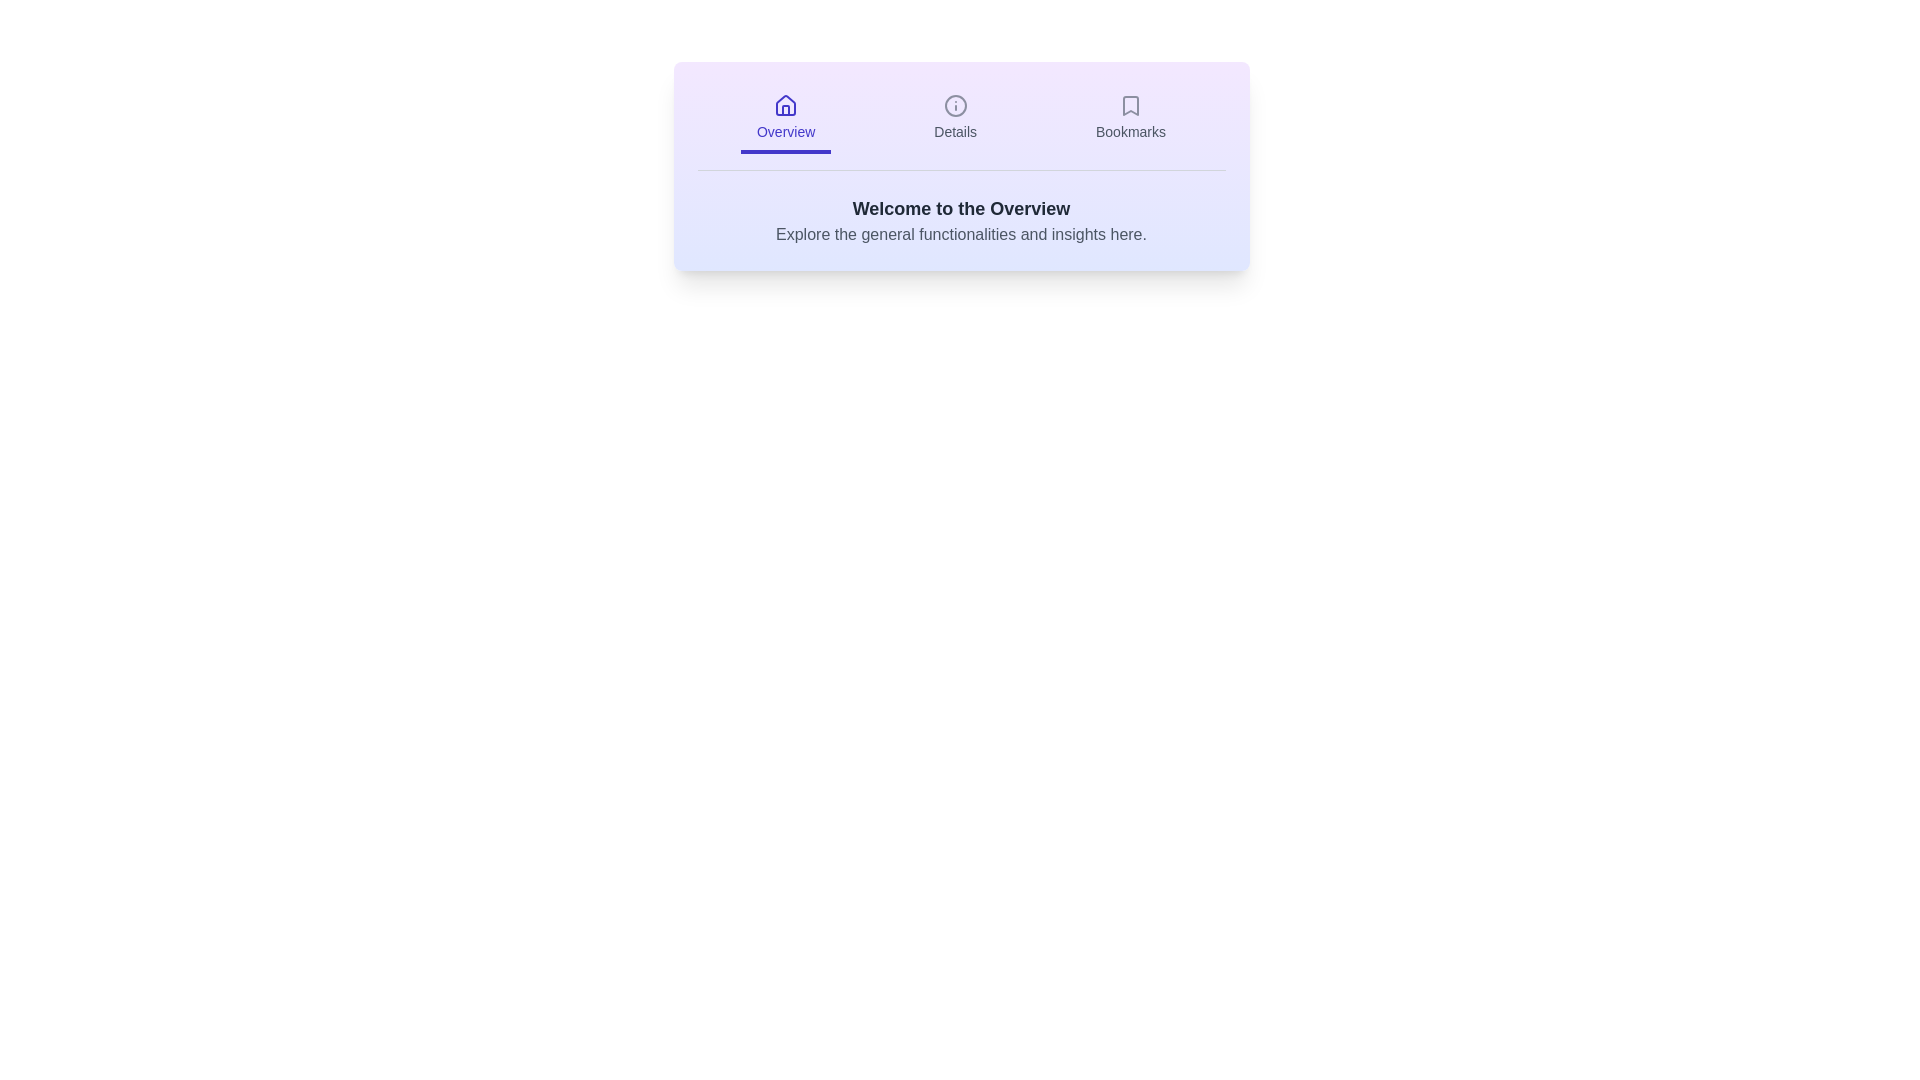 Image resolution: width=1920 pixels, height=1080 pixels. Describe the element at coordinates (1131, 105) in the screenshot. I see `the bookmark icon located in the top navigation menu above the 'Bookmarks' text, which is the third item from the left in the 'Bookmarks' section` at that location.